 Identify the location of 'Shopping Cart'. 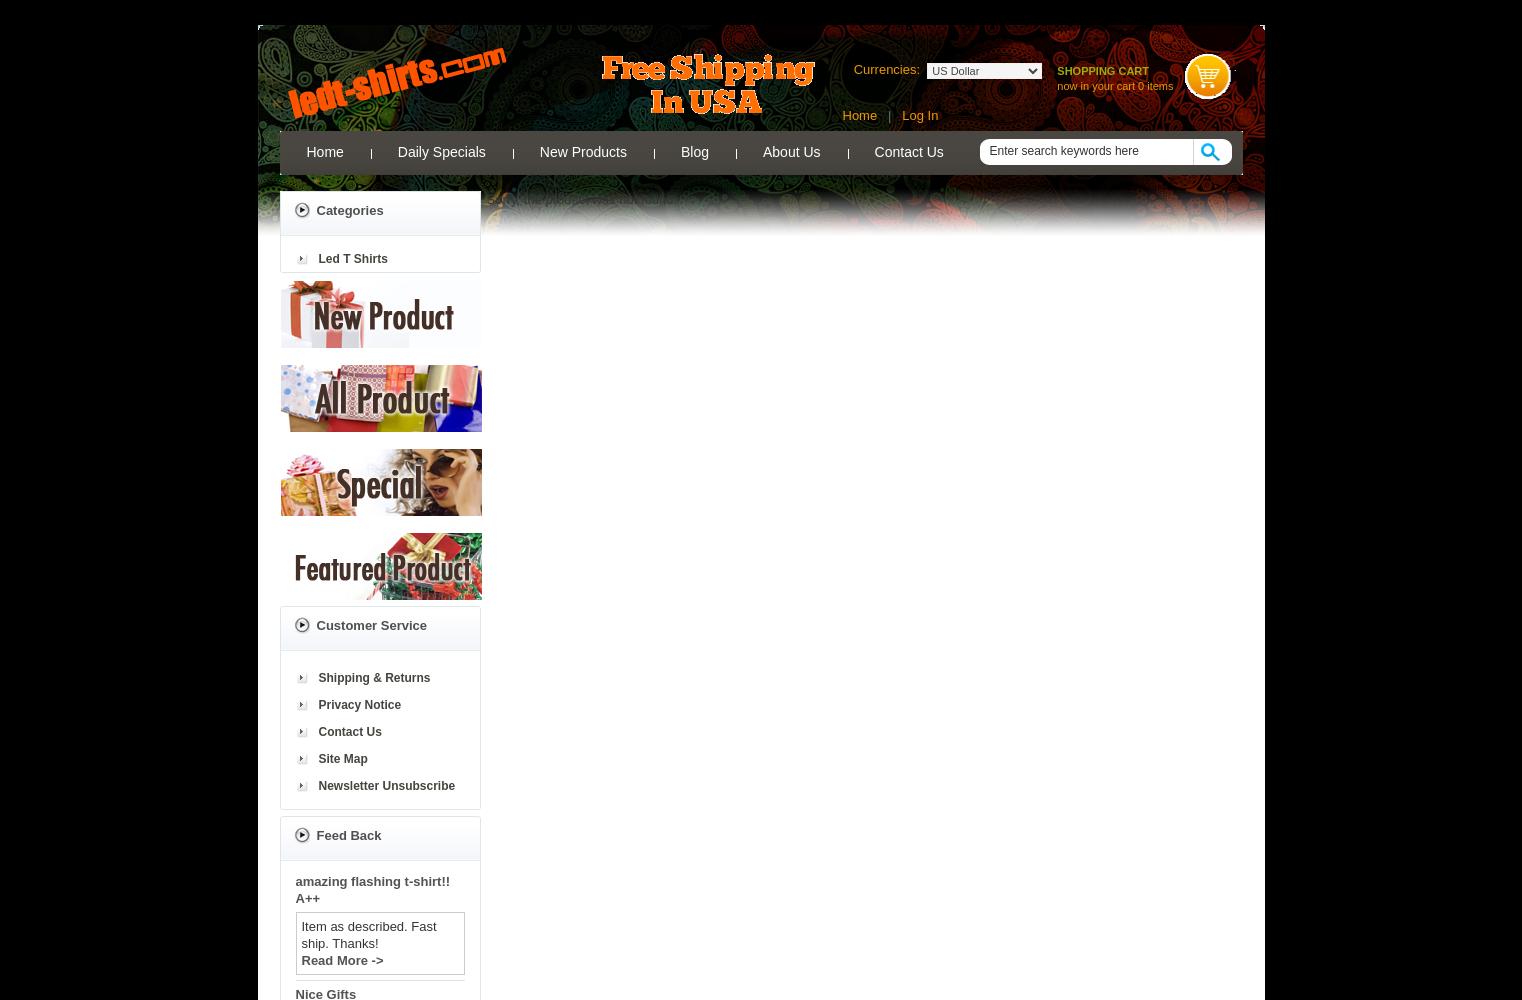
(1101, 70).